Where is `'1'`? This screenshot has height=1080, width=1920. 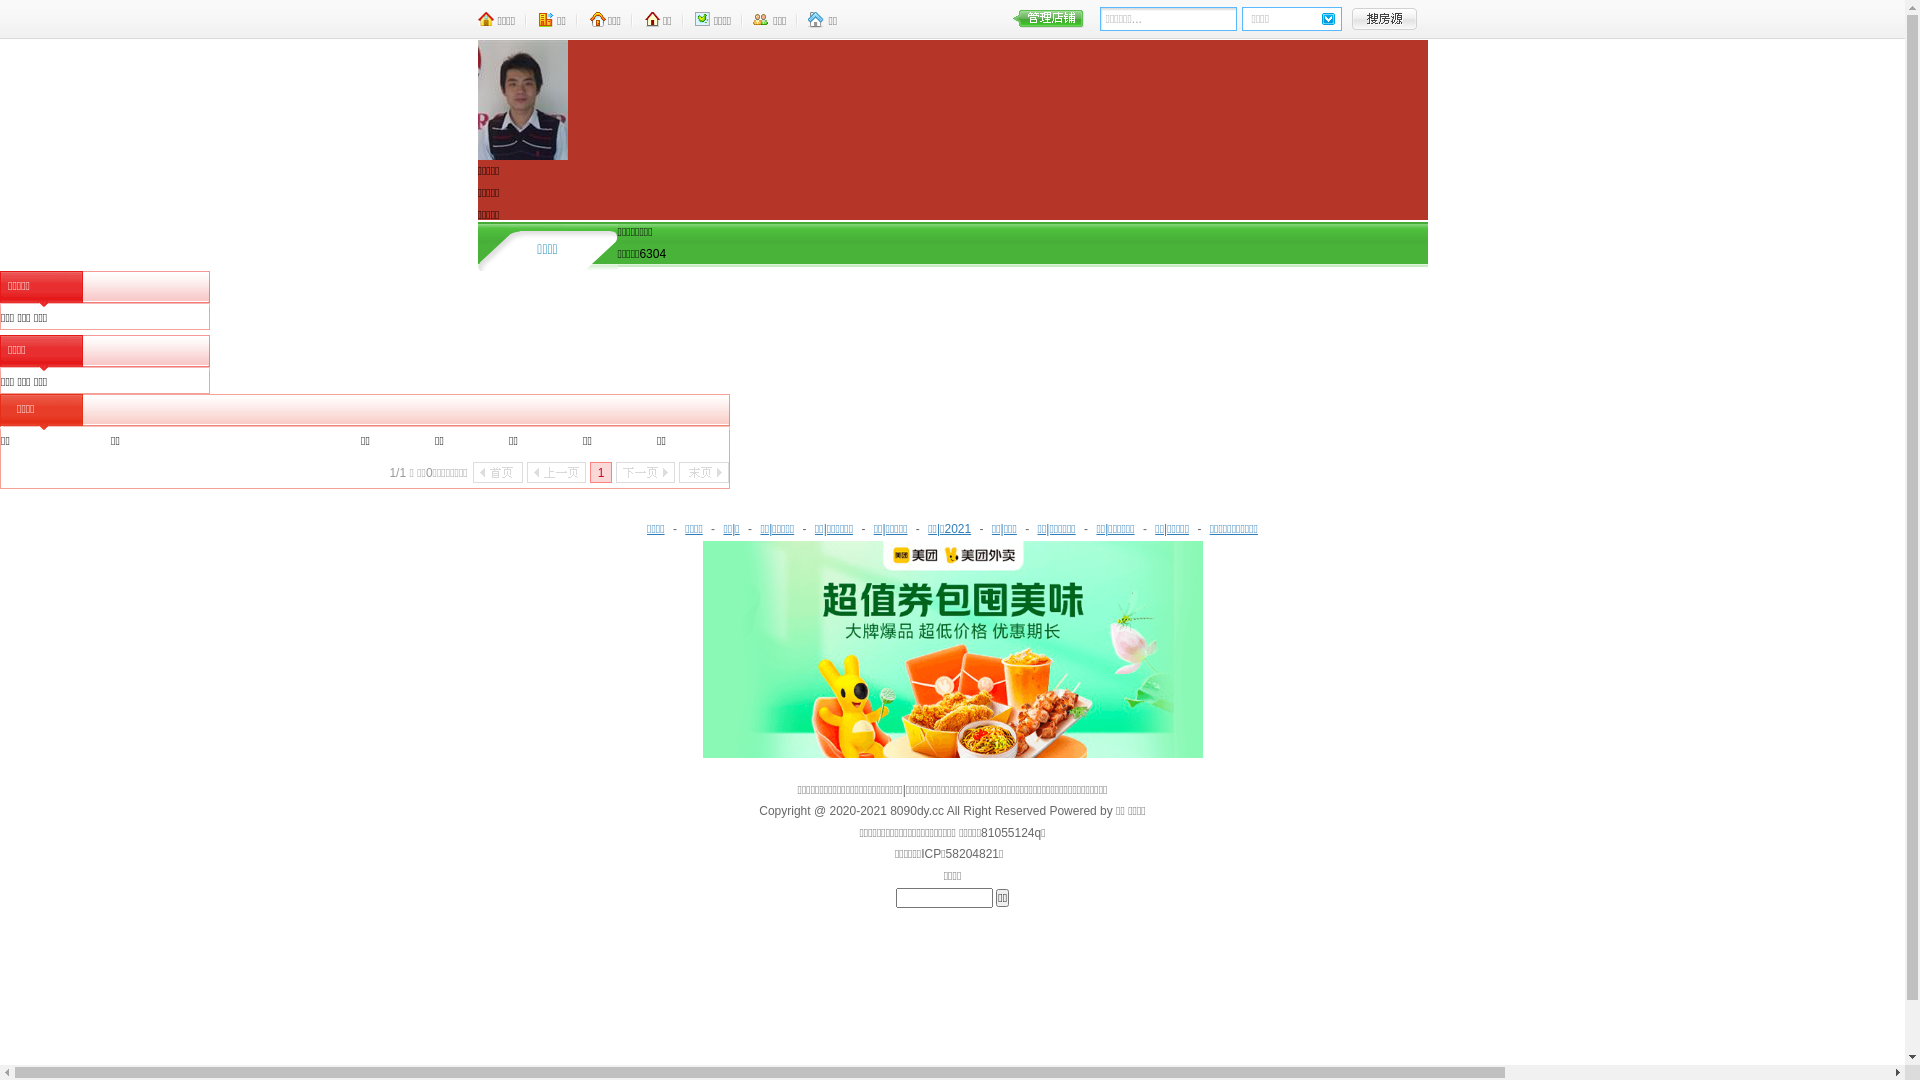 '1' is located at coordinates (599, 472).